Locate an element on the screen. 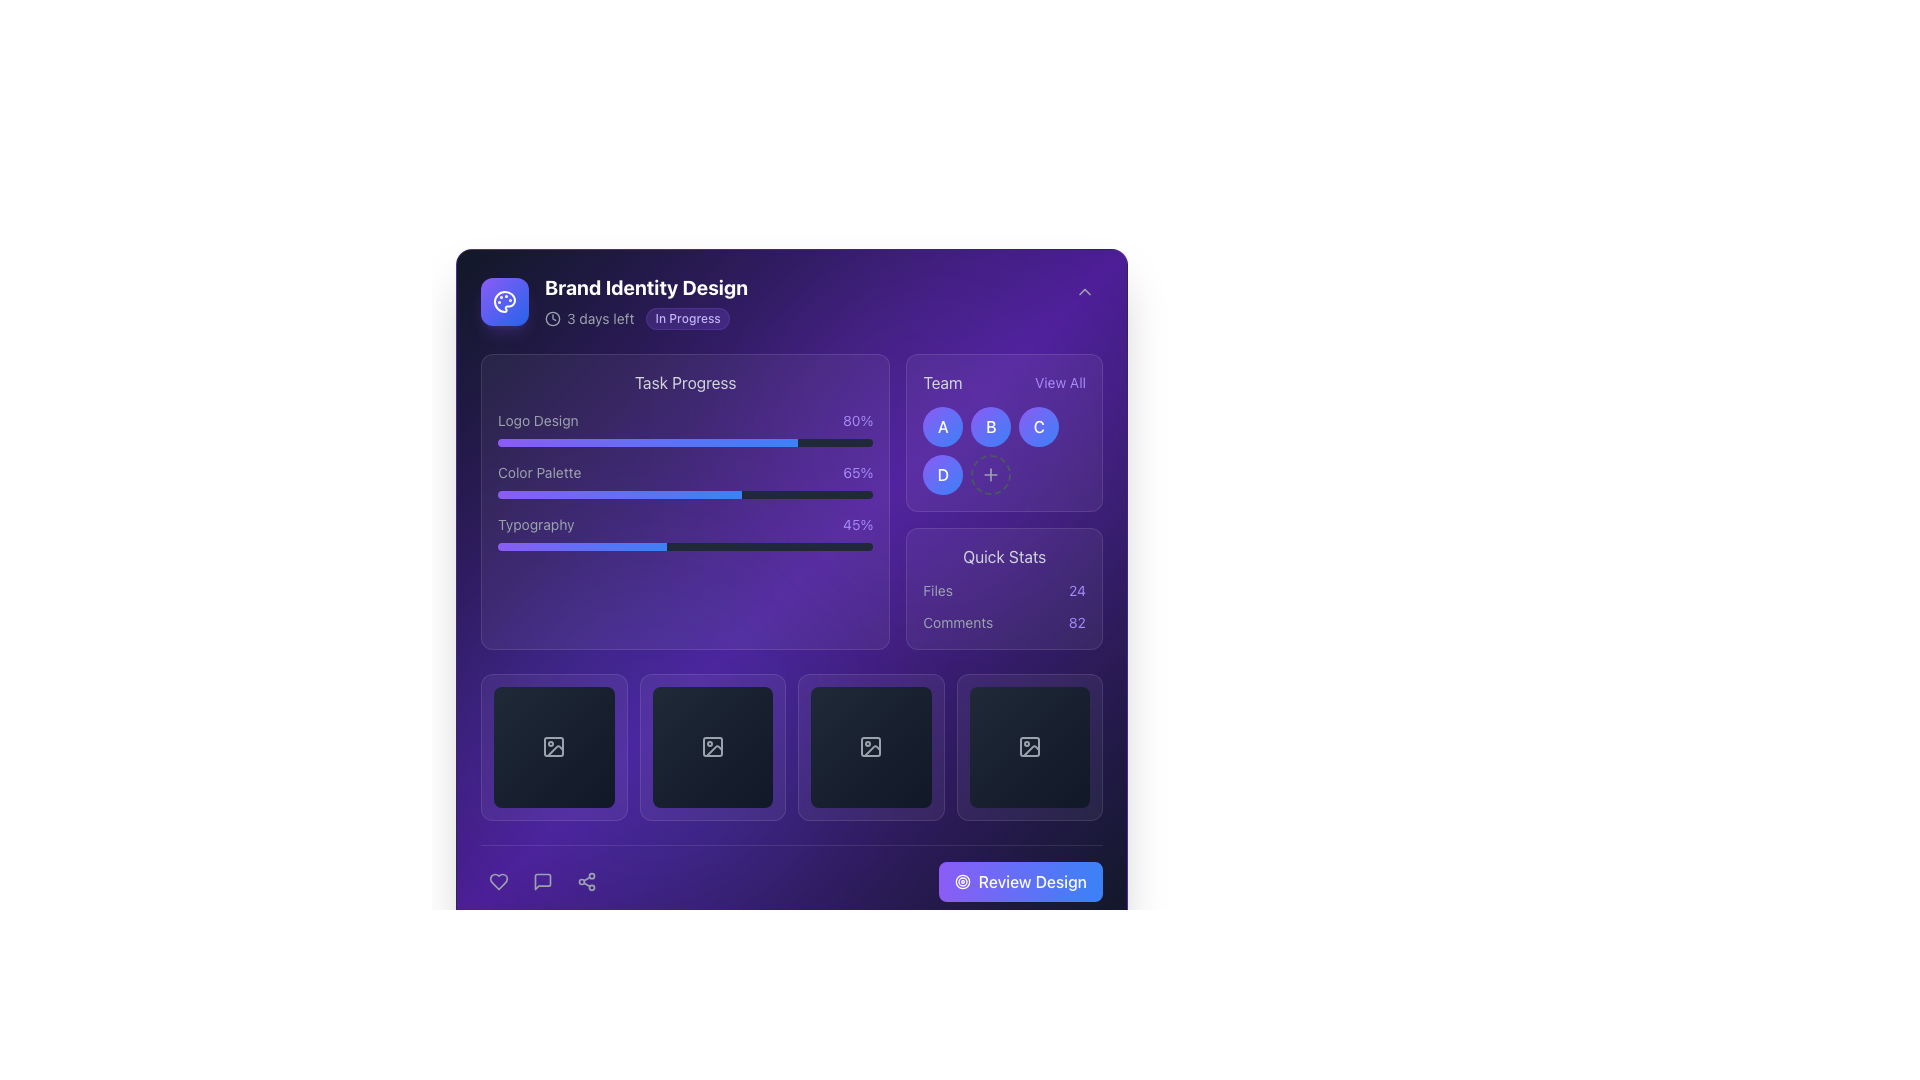  the circular badge containing the letter 'D' in white, which is the fourth badge in the 'Team' section, positioned below the 'A' badge and to the left of an interactive placeholder circle is located at coordinates (942, 474).